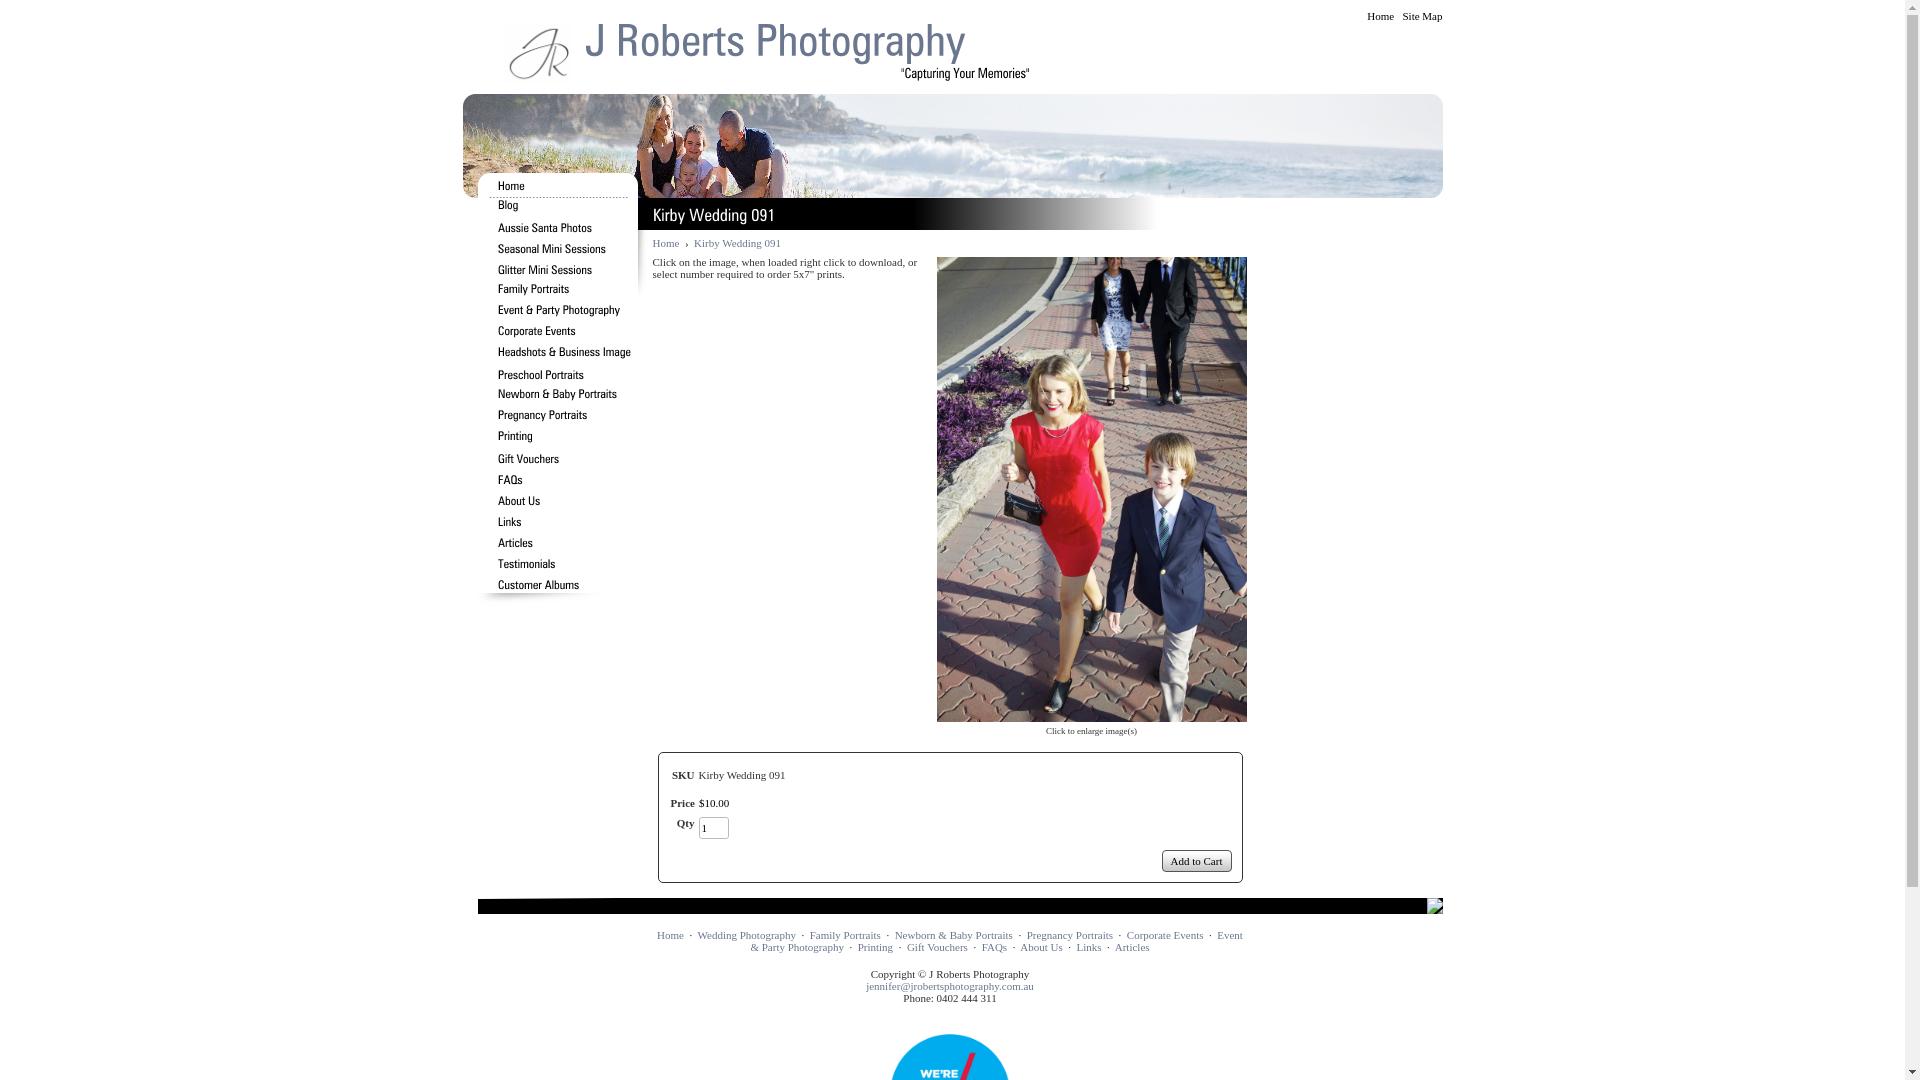 The width and height of the screenshot is (1920, 1080). Describe the element at coordinates (736, 242) in the screenshot. I see `'Kirby Wedding 091'` at that location.